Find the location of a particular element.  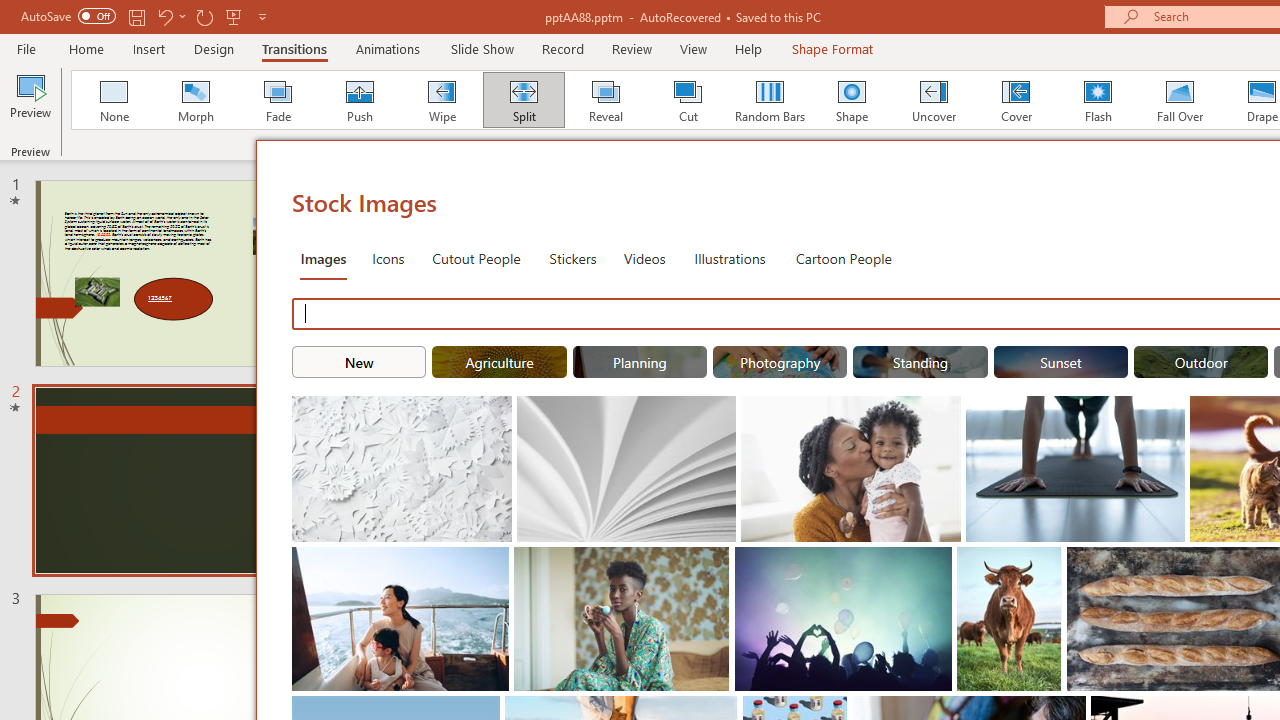

'"Agriculture" Stock Images.' is located at coordinates (499, 362).